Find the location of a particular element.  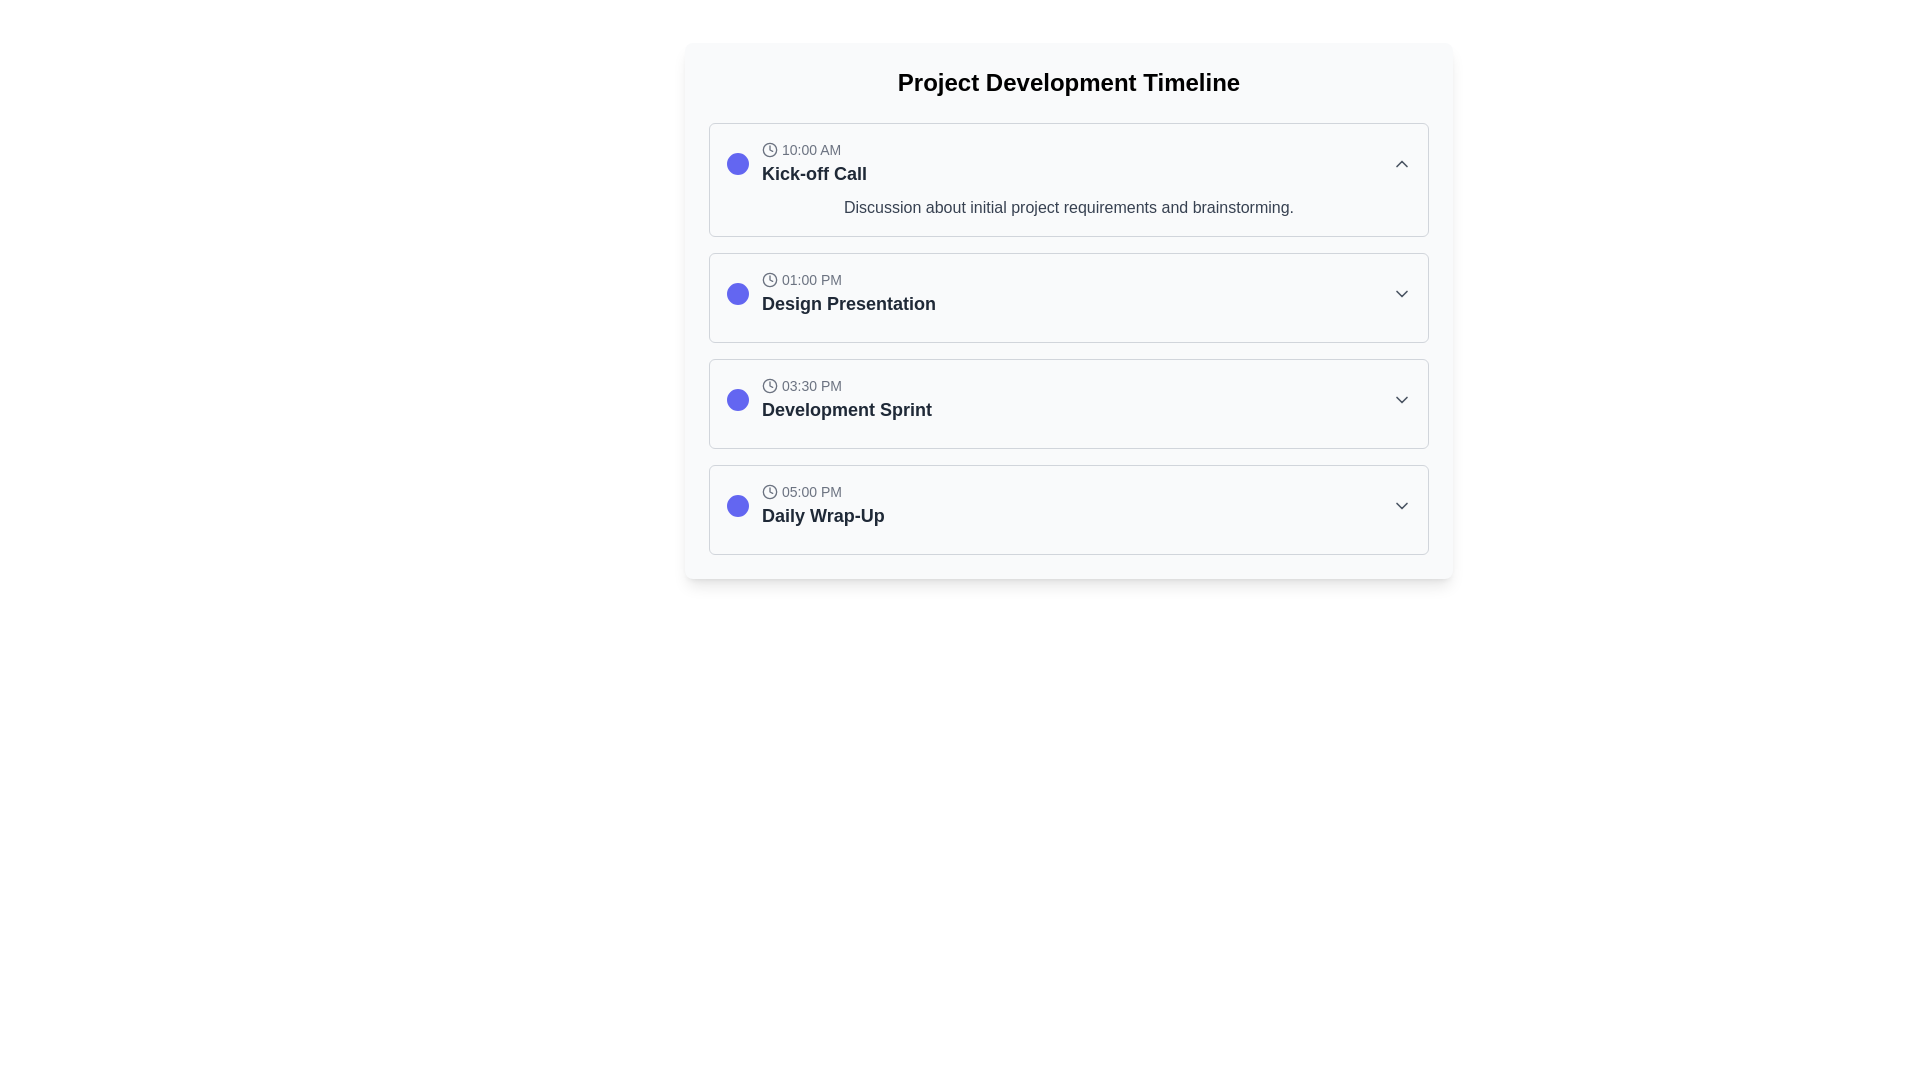

the circular clock icon element located in the third event row of the timeline, adjacent to the 'Development Sprint' text is located at coordinates (768, 385).